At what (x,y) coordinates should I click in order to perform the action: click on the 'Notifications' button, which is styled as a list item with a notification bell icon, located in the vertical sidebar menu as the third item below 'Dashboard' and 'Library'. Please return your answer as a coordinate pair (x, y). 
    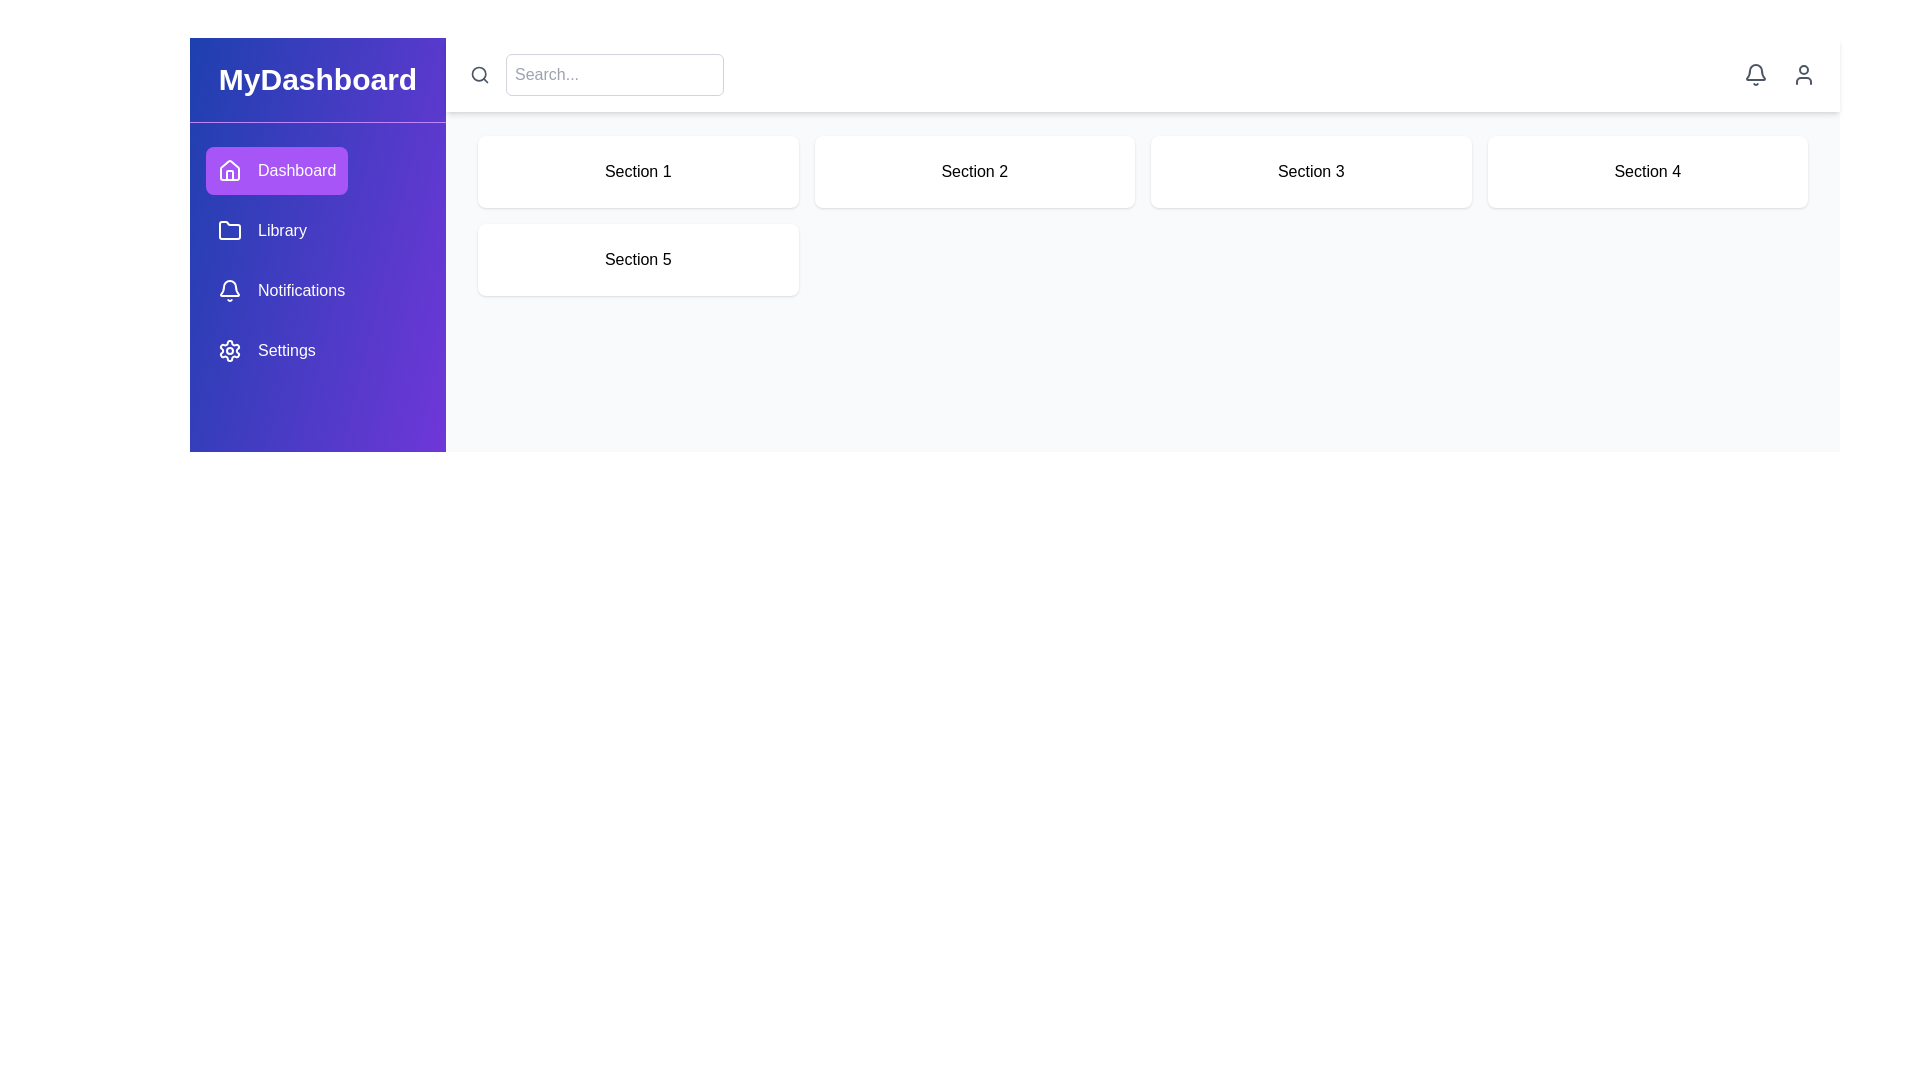
    Looking at the image, I should click on (280, 290).